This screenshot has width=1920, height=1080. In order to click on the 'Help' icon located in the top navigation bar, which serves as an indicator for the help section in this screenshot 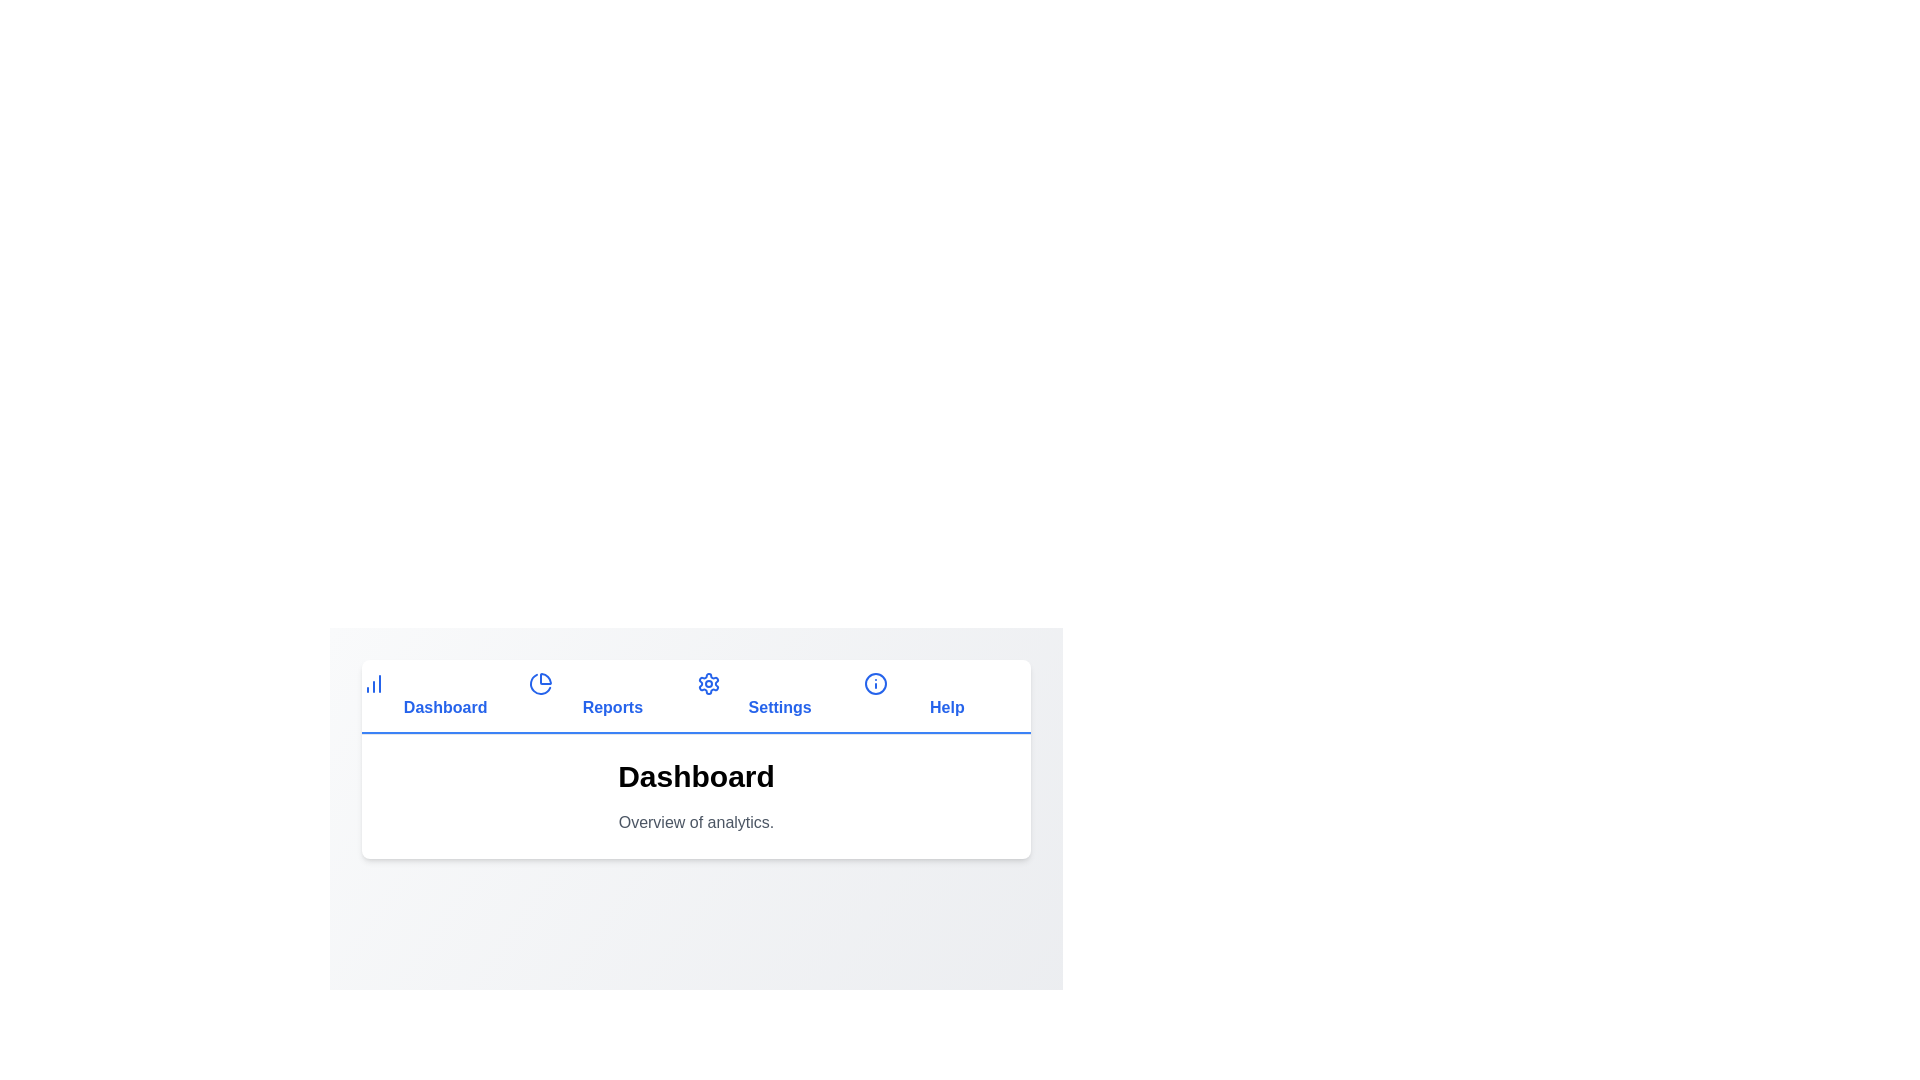, I will do `click(875, 682)`.